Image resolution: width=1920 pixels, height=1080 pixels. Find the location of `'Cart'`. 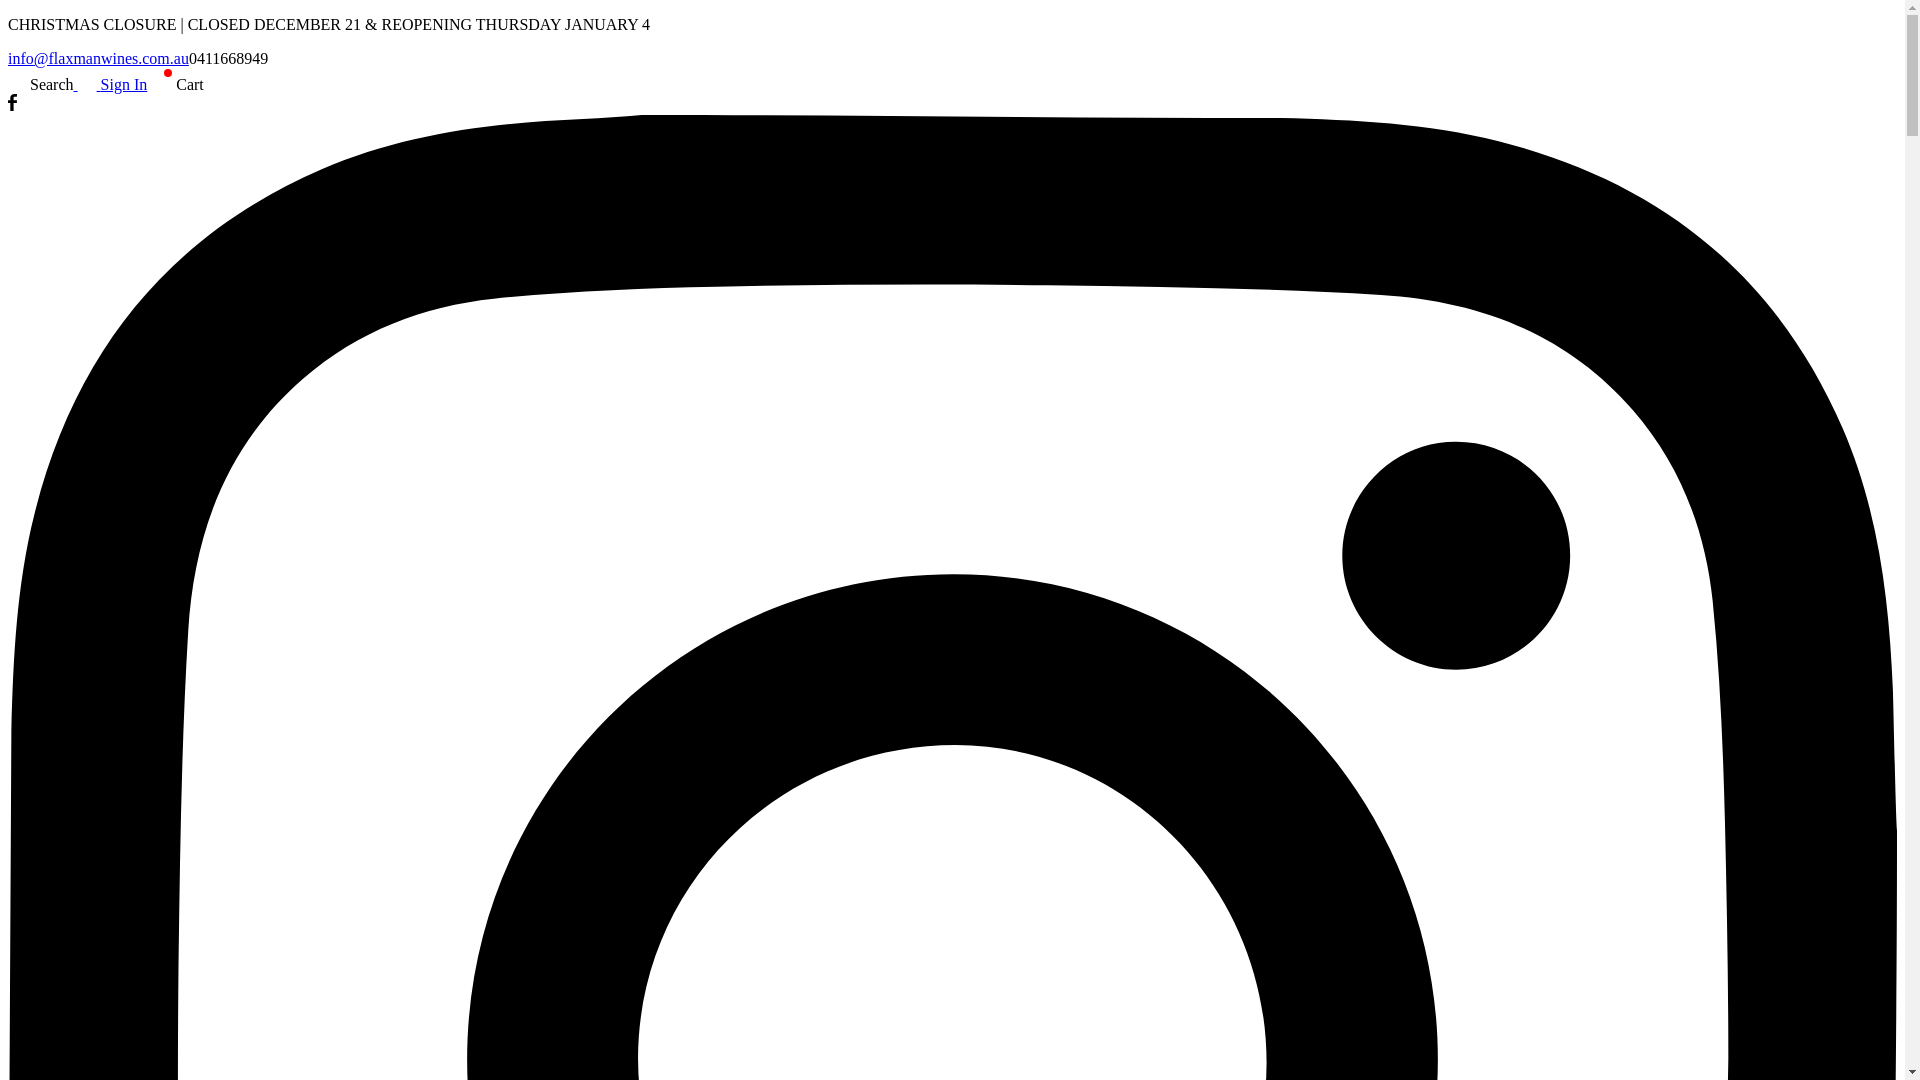

'Cart' is located at coordinates (146, 83).